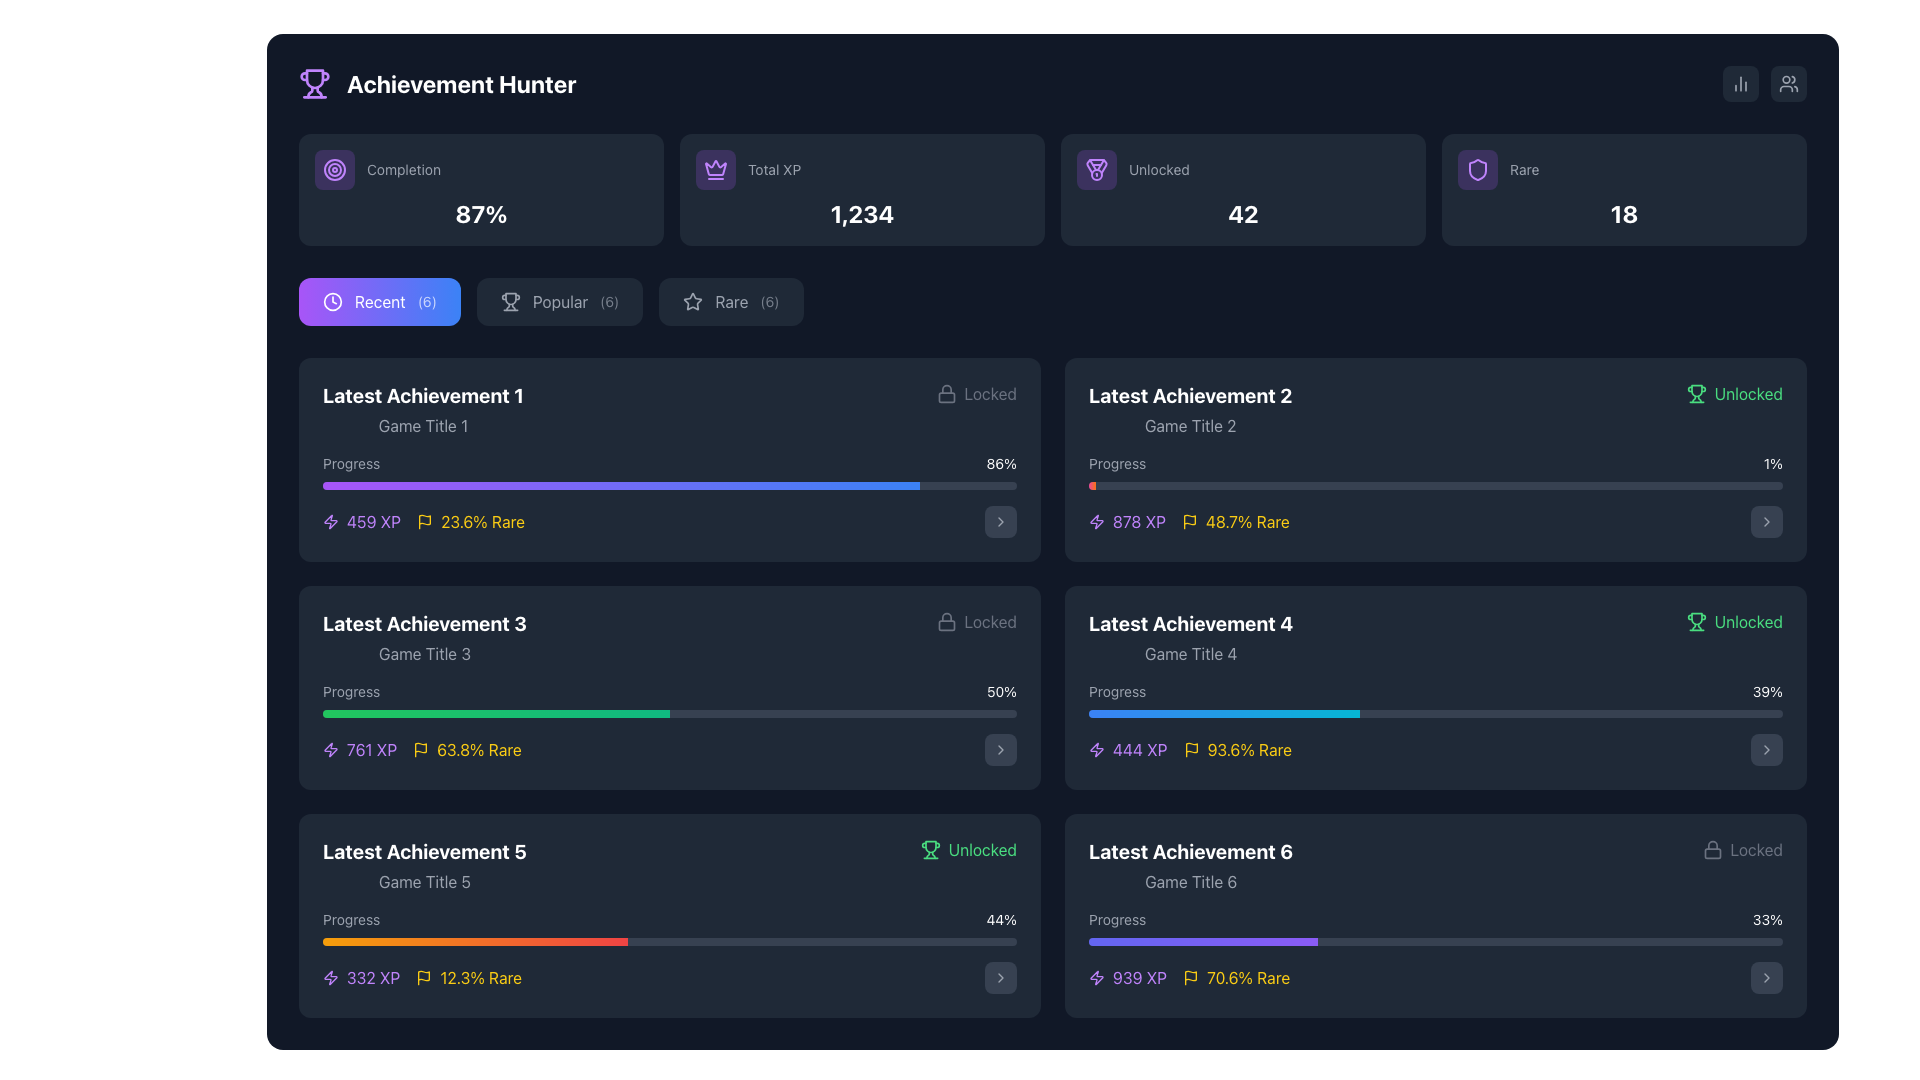 Image resolution: width=1920 pixels, height=1080 pixels. What do you see at coordinates (331, 977) in the screenshot?
I see `the graphical icon resembling a lightning bolt located in the 'Latest Achievement 5' section, next to the '332 XP' text` at bounding box center [331, 977].